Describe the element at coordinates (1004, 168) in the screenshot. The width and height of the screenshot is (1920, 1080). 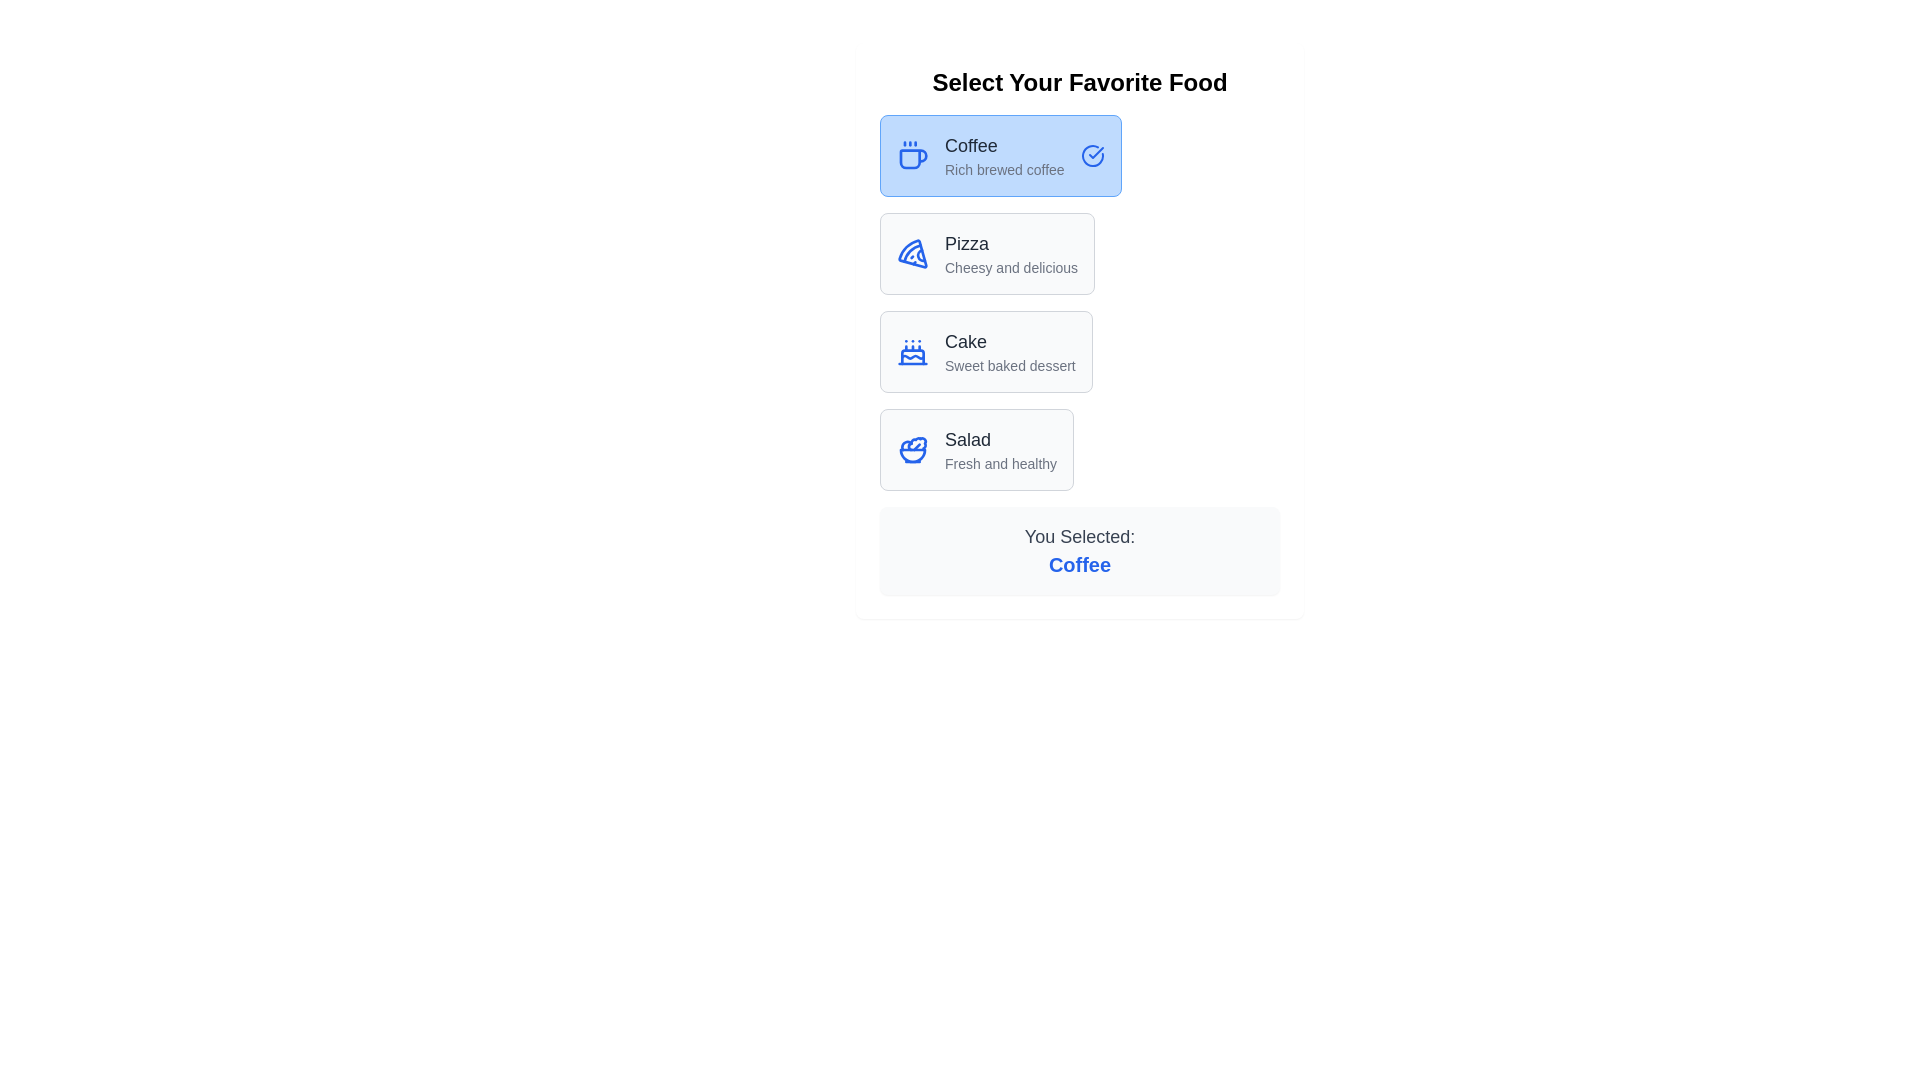
I see `the descriptive label for the 'Coffee' option, which is located directly below the 'Coffee' text in the topmost selection box` at that location.